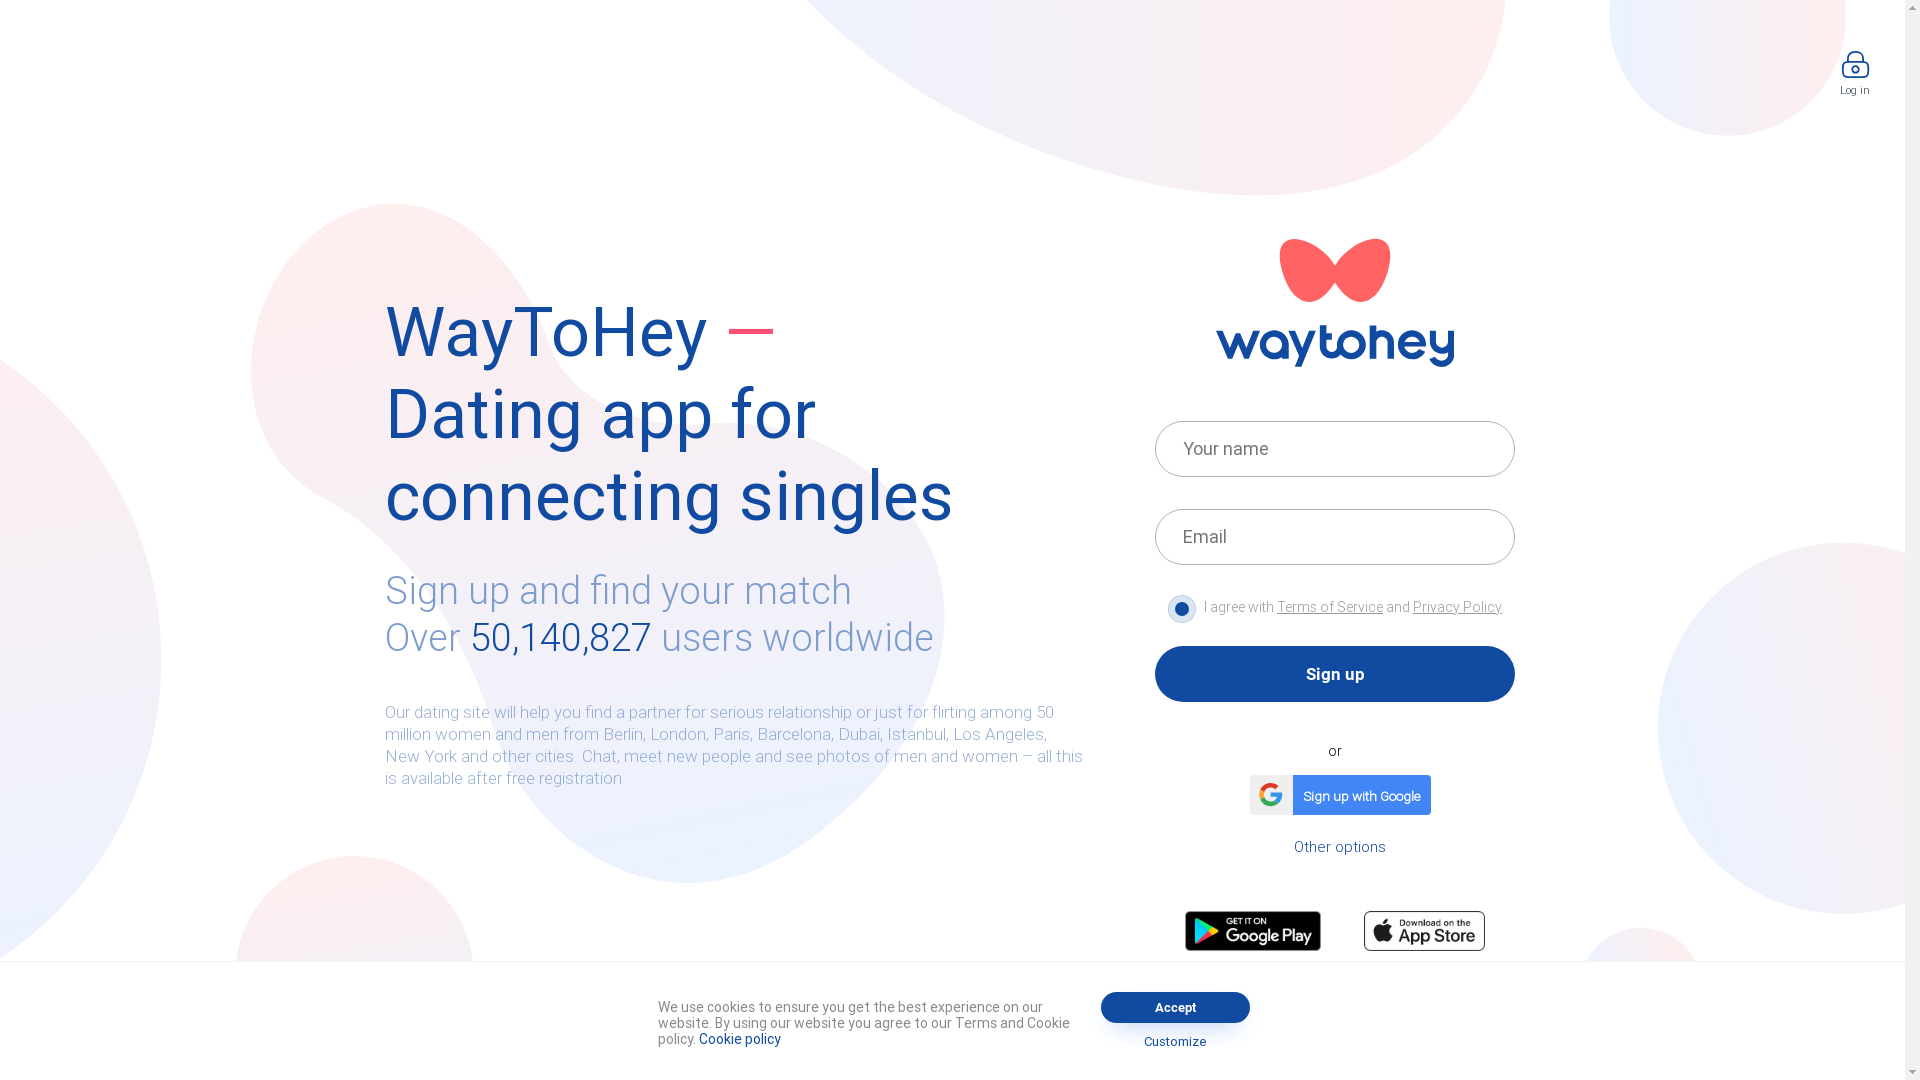  What do you see at coordinates (1335, 793) in the screenshot?
I see `'Sign up with Google'` at bounding box center [1335, 793].